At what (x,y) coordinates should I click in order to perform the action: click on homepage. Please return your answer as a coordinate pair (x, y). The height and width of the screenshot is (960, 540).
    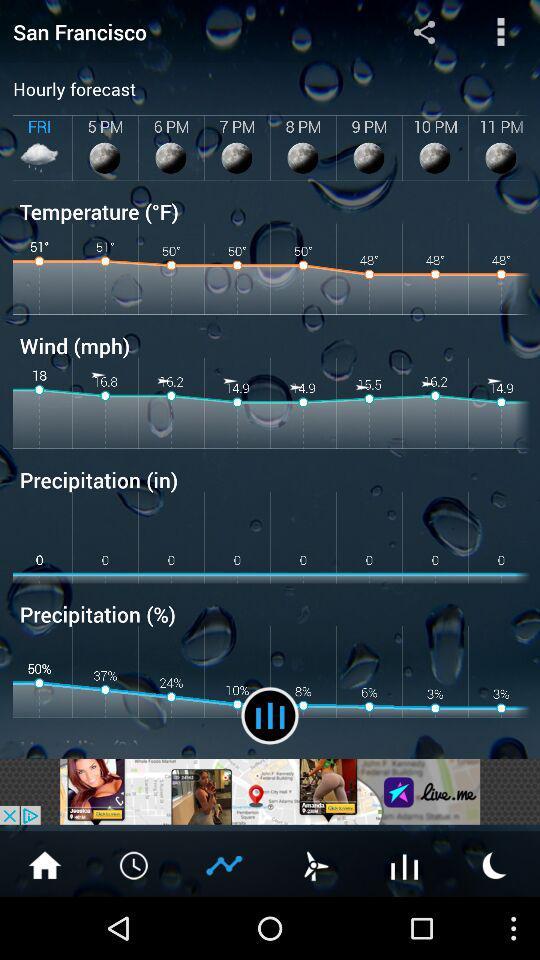
    Looking at the image, I should click on (44, 863).